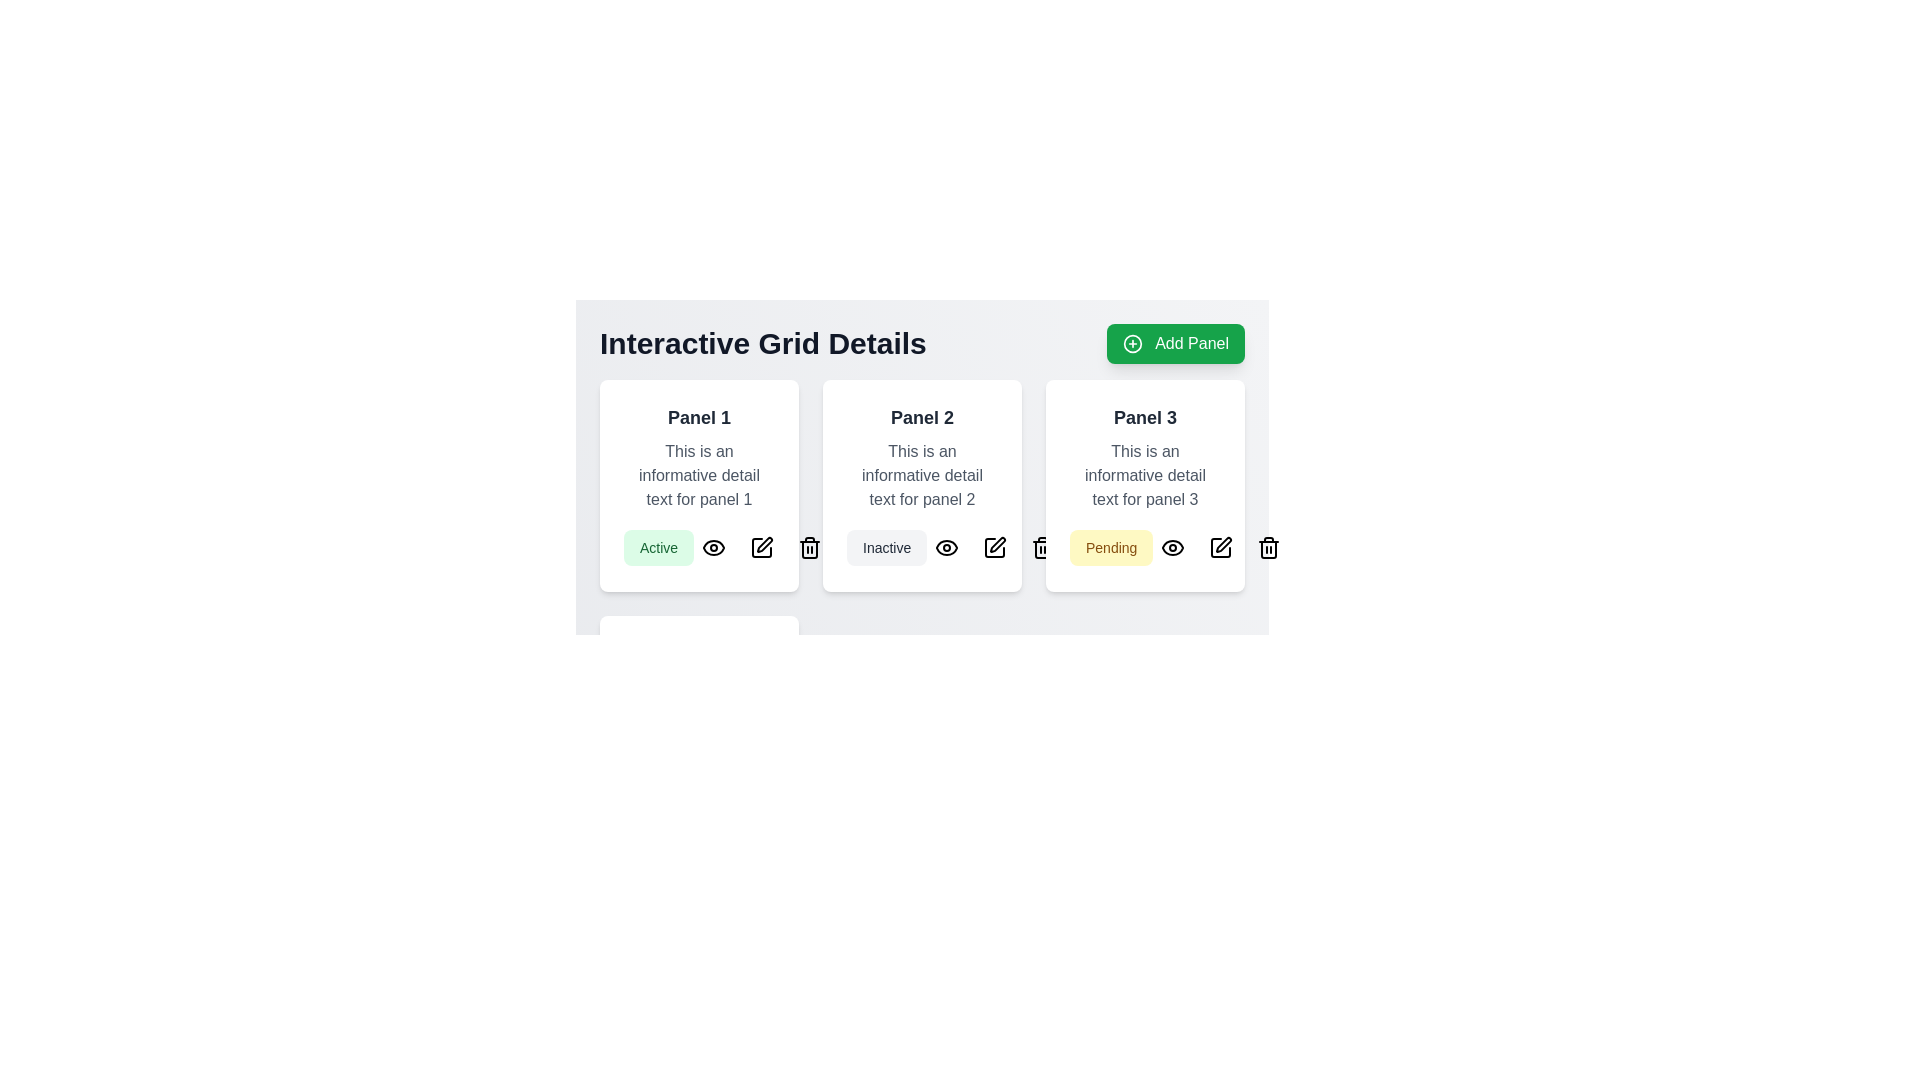  Describe the element at coordinates (790, 782) in the screenshot. I see `the edit button located below 'Panel 3', which is the middle button in a group of three buttons aligned horizontally, to provide visual feedback` at that location.